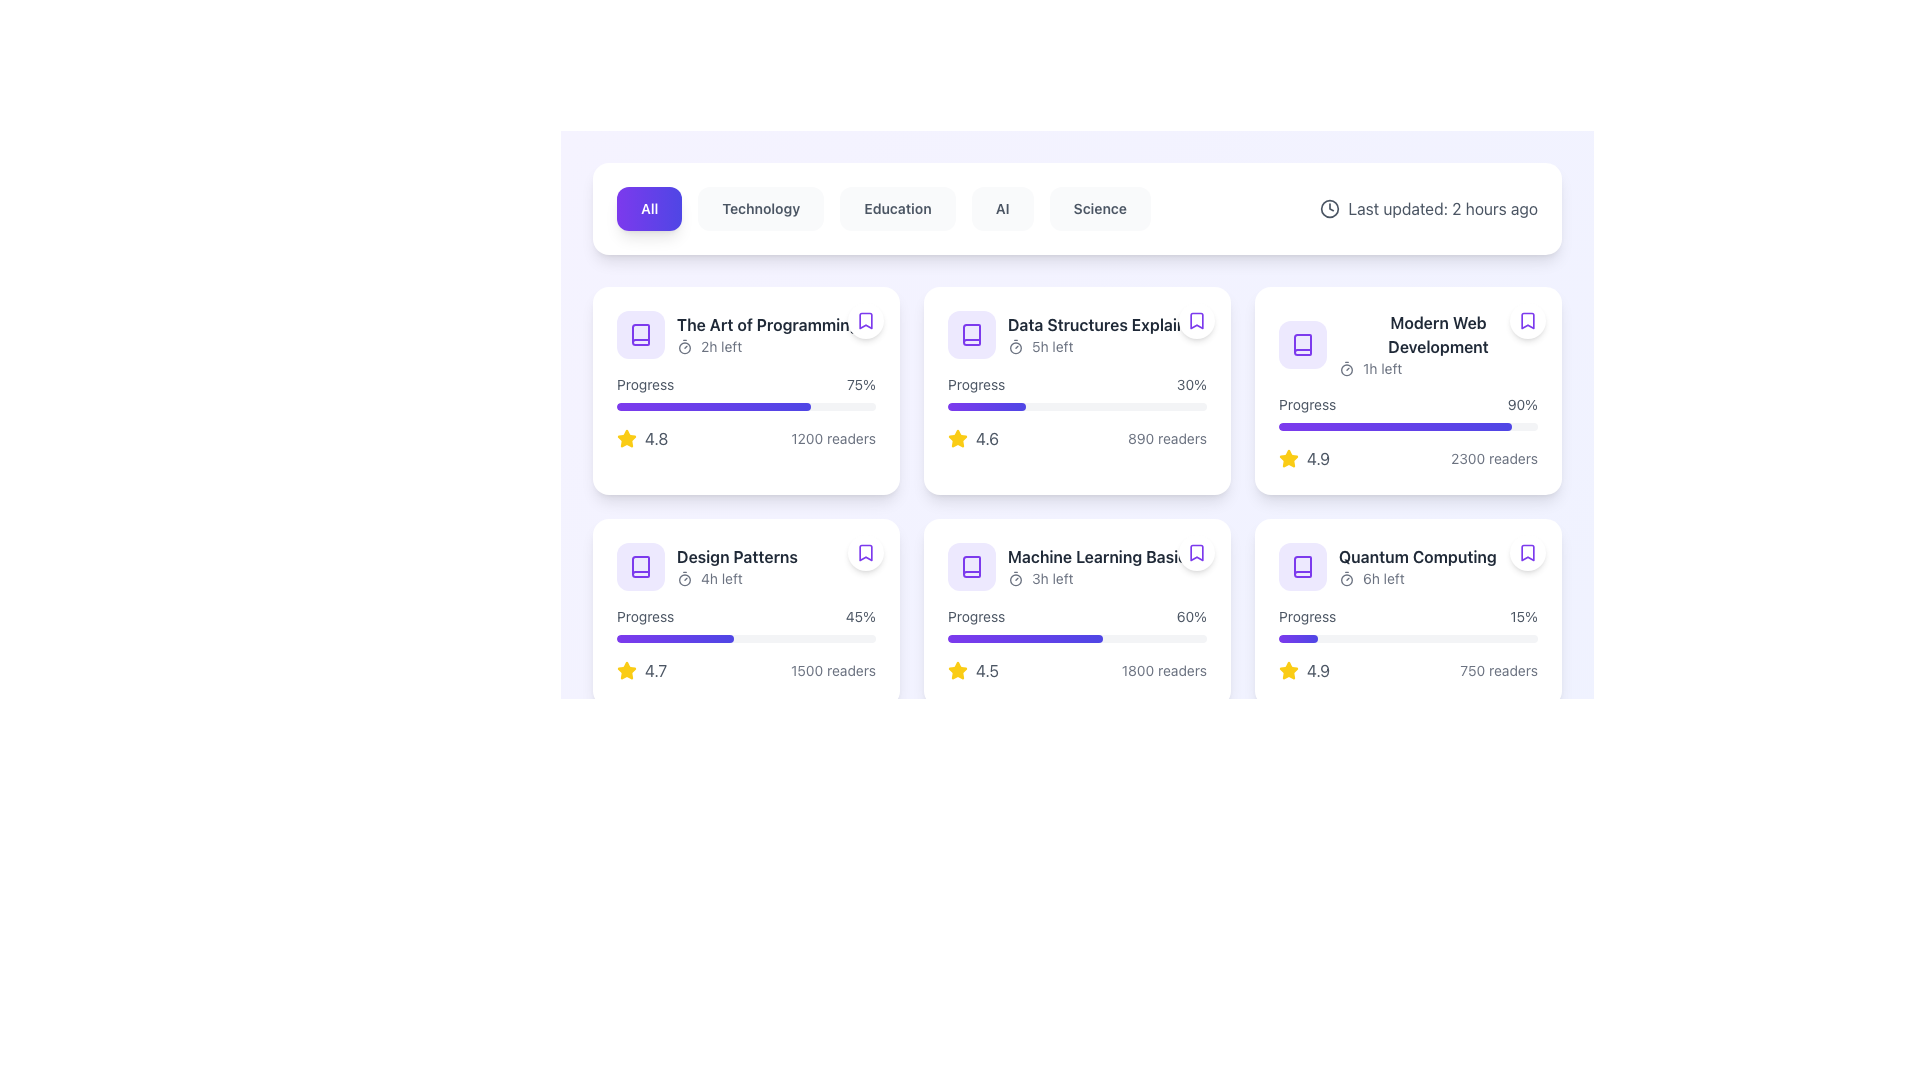  Describe the element at coordinates (1416, 567) in the screenshot. I see `the 'Quantum Computing' text-based UI component, which features a title in bold dark gray and a smaller lighter gray text '6h left' along with a timer icon, located` at that location.